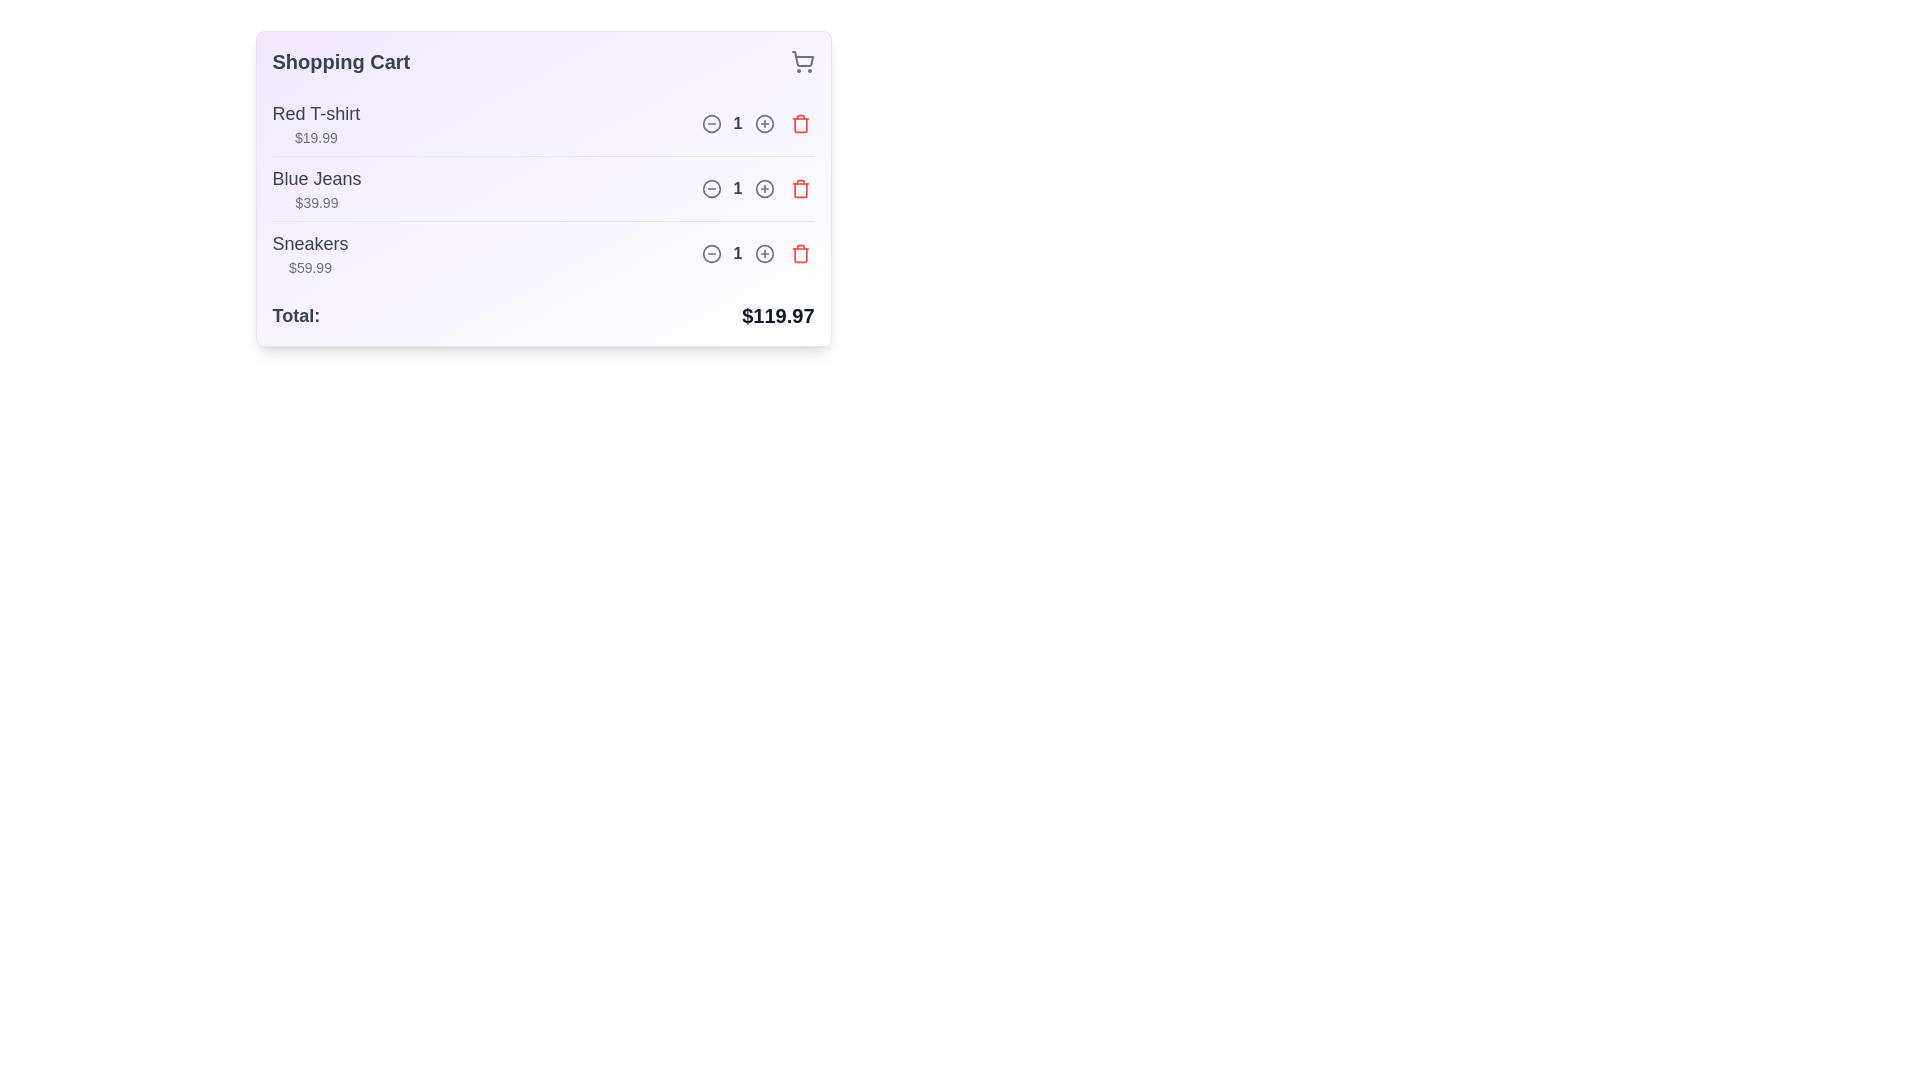 The width and height of the screenshot is (1920, 1080). Describe the element at coordinates (800, 253) in the screenshot. I see `the remove item button located in the bottom-right corner of the shopping cart interface` at that location.